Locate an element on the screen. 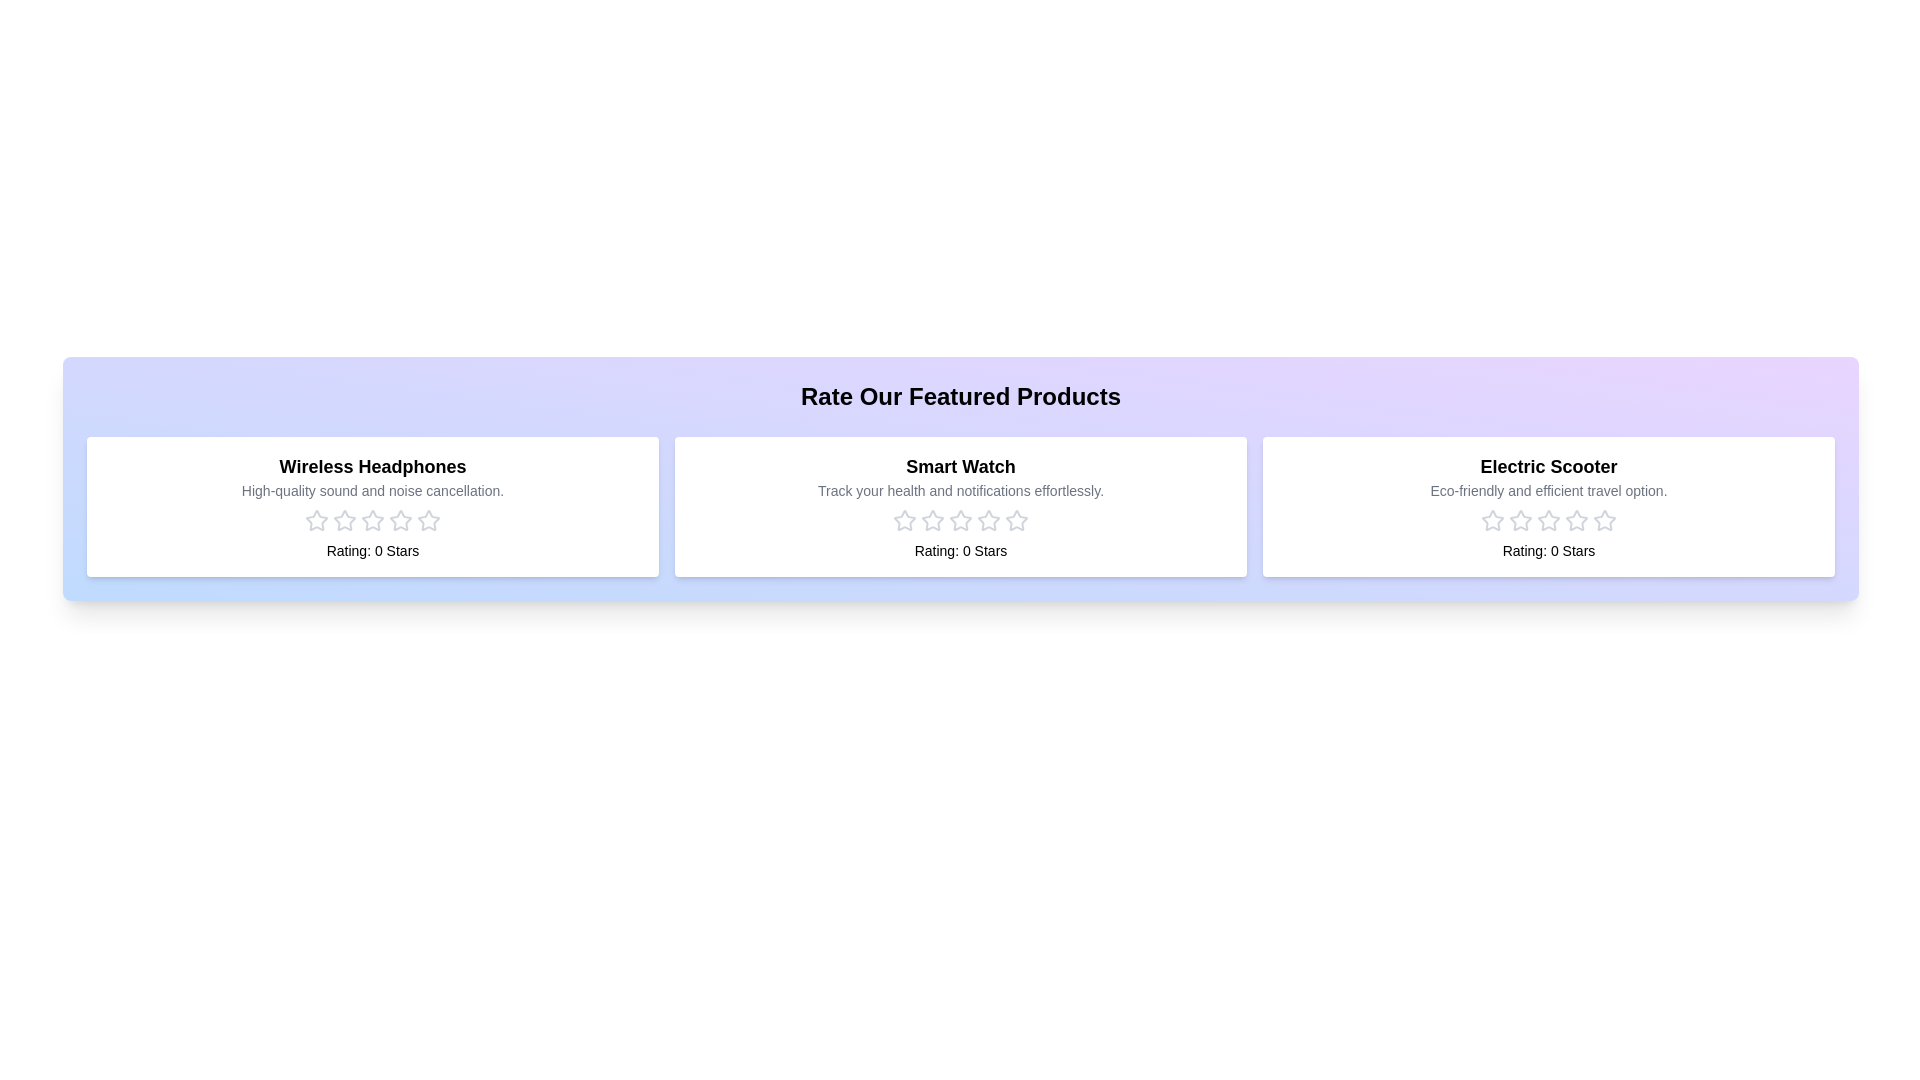 The height and width of the screenshot is (1080, 1920). the rating for the product 'Wireless Headphones' to 4 stars by clicking on the corresponding star is located at coordinates (400, 519).